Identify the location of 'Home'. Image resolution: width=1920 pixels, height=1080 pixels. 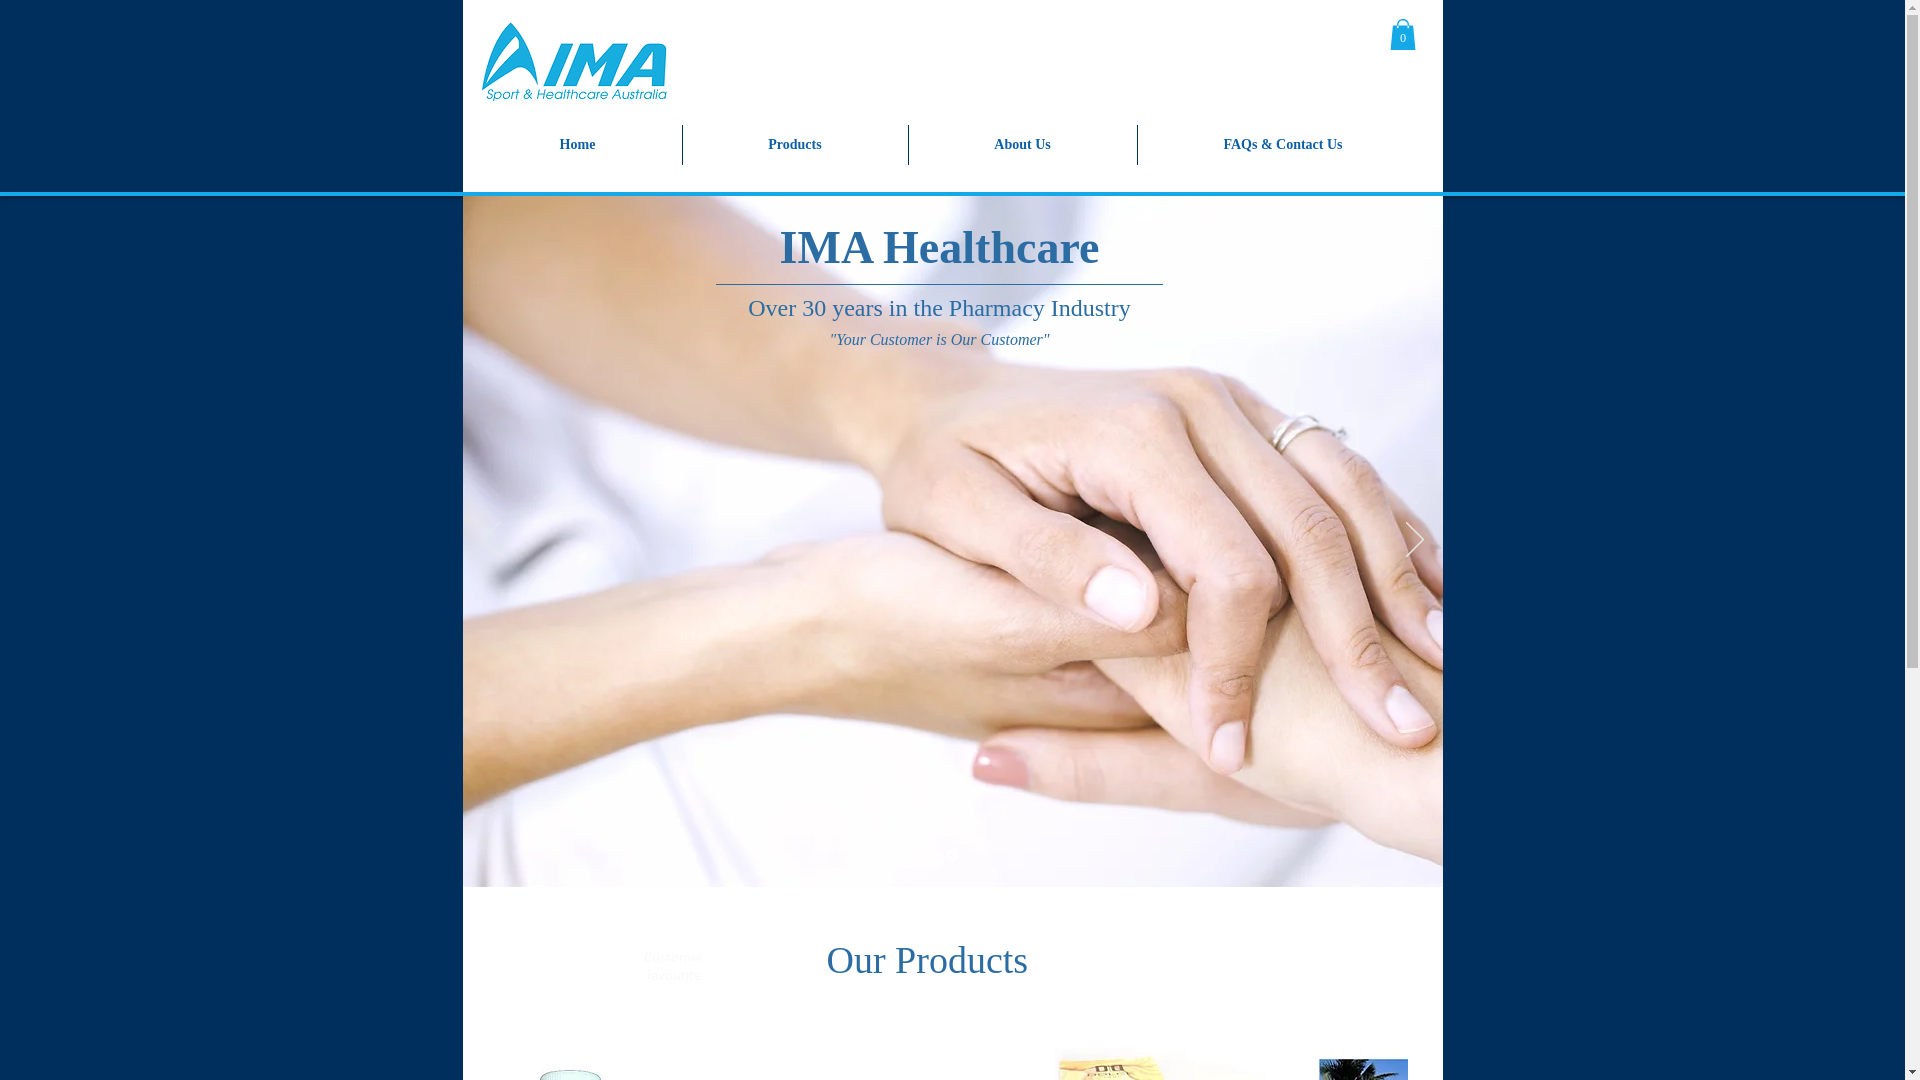
(576, 144).